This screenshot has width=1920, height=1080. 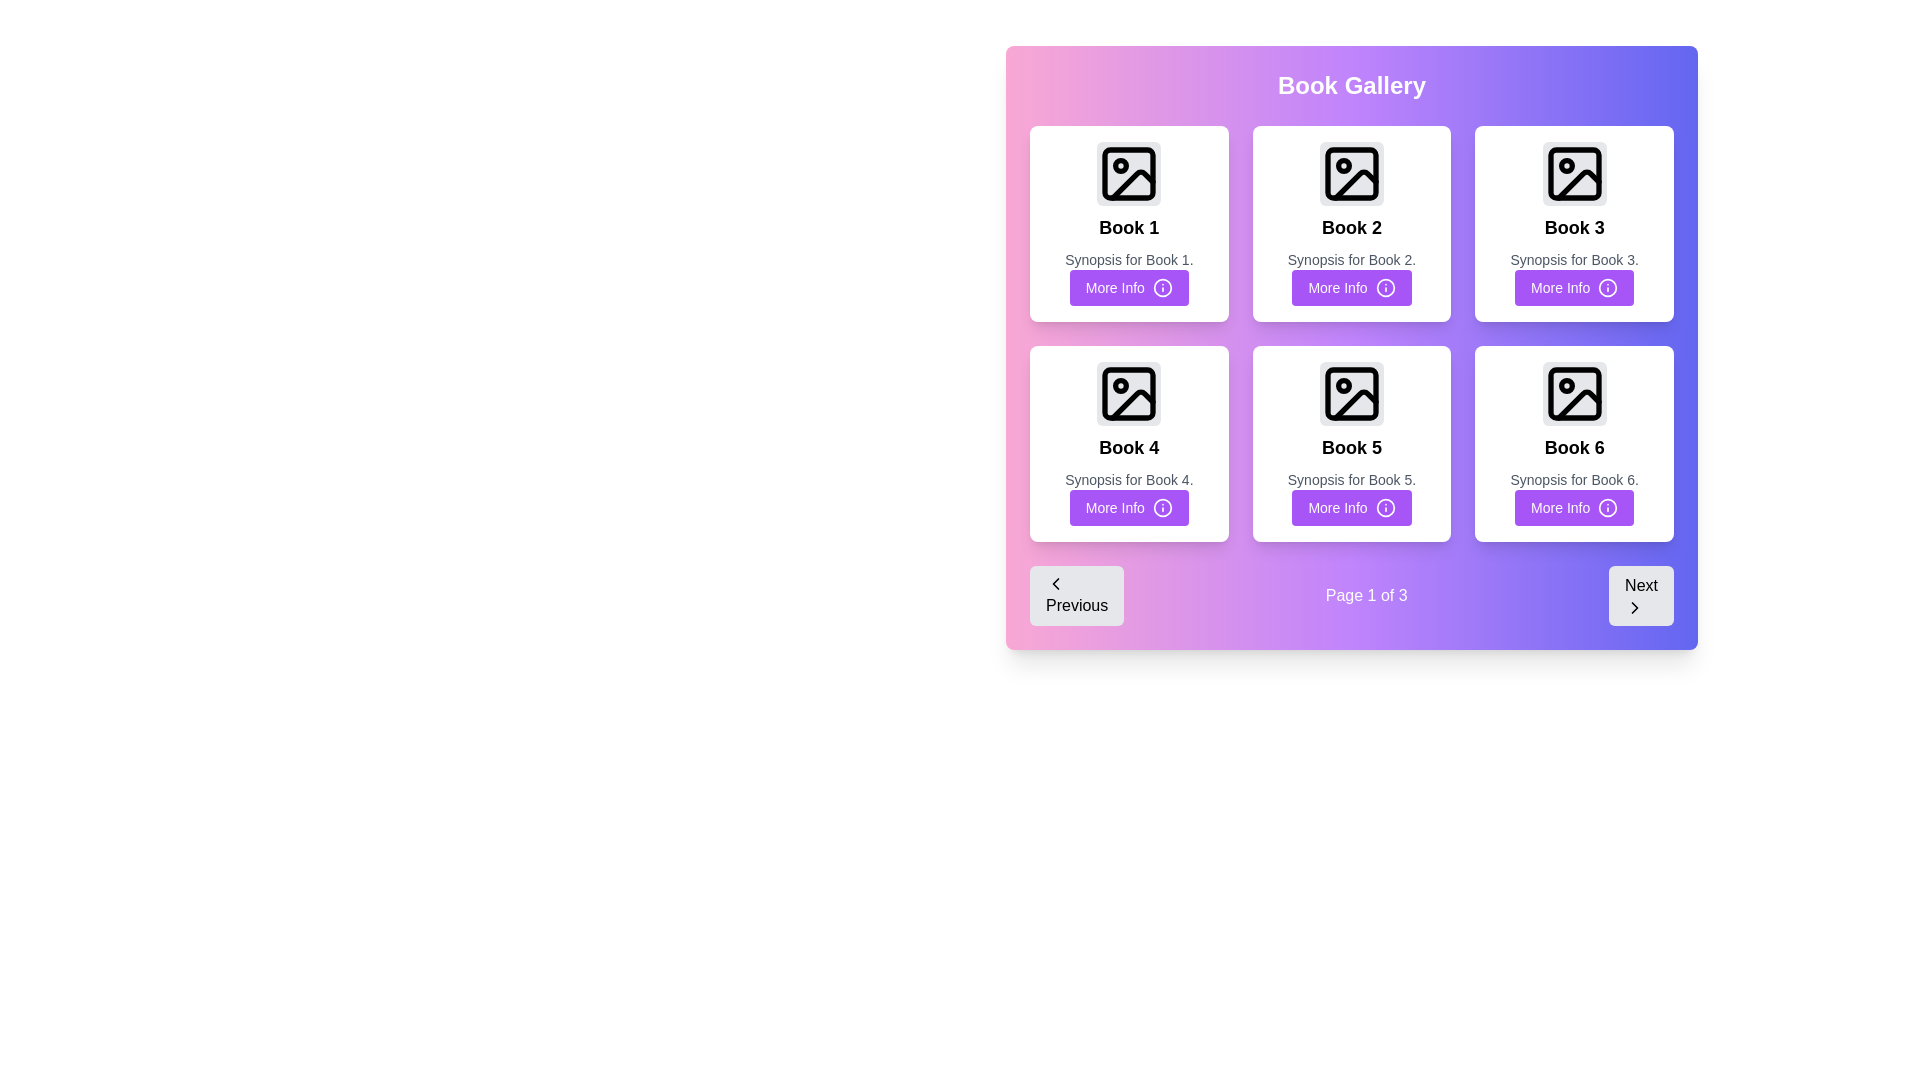 What do you see at coordinates (1352, 507) in the screenshot?
I see `the button located at the bottom middle of the grid, which provides access` at bounding box center [1352, 507].